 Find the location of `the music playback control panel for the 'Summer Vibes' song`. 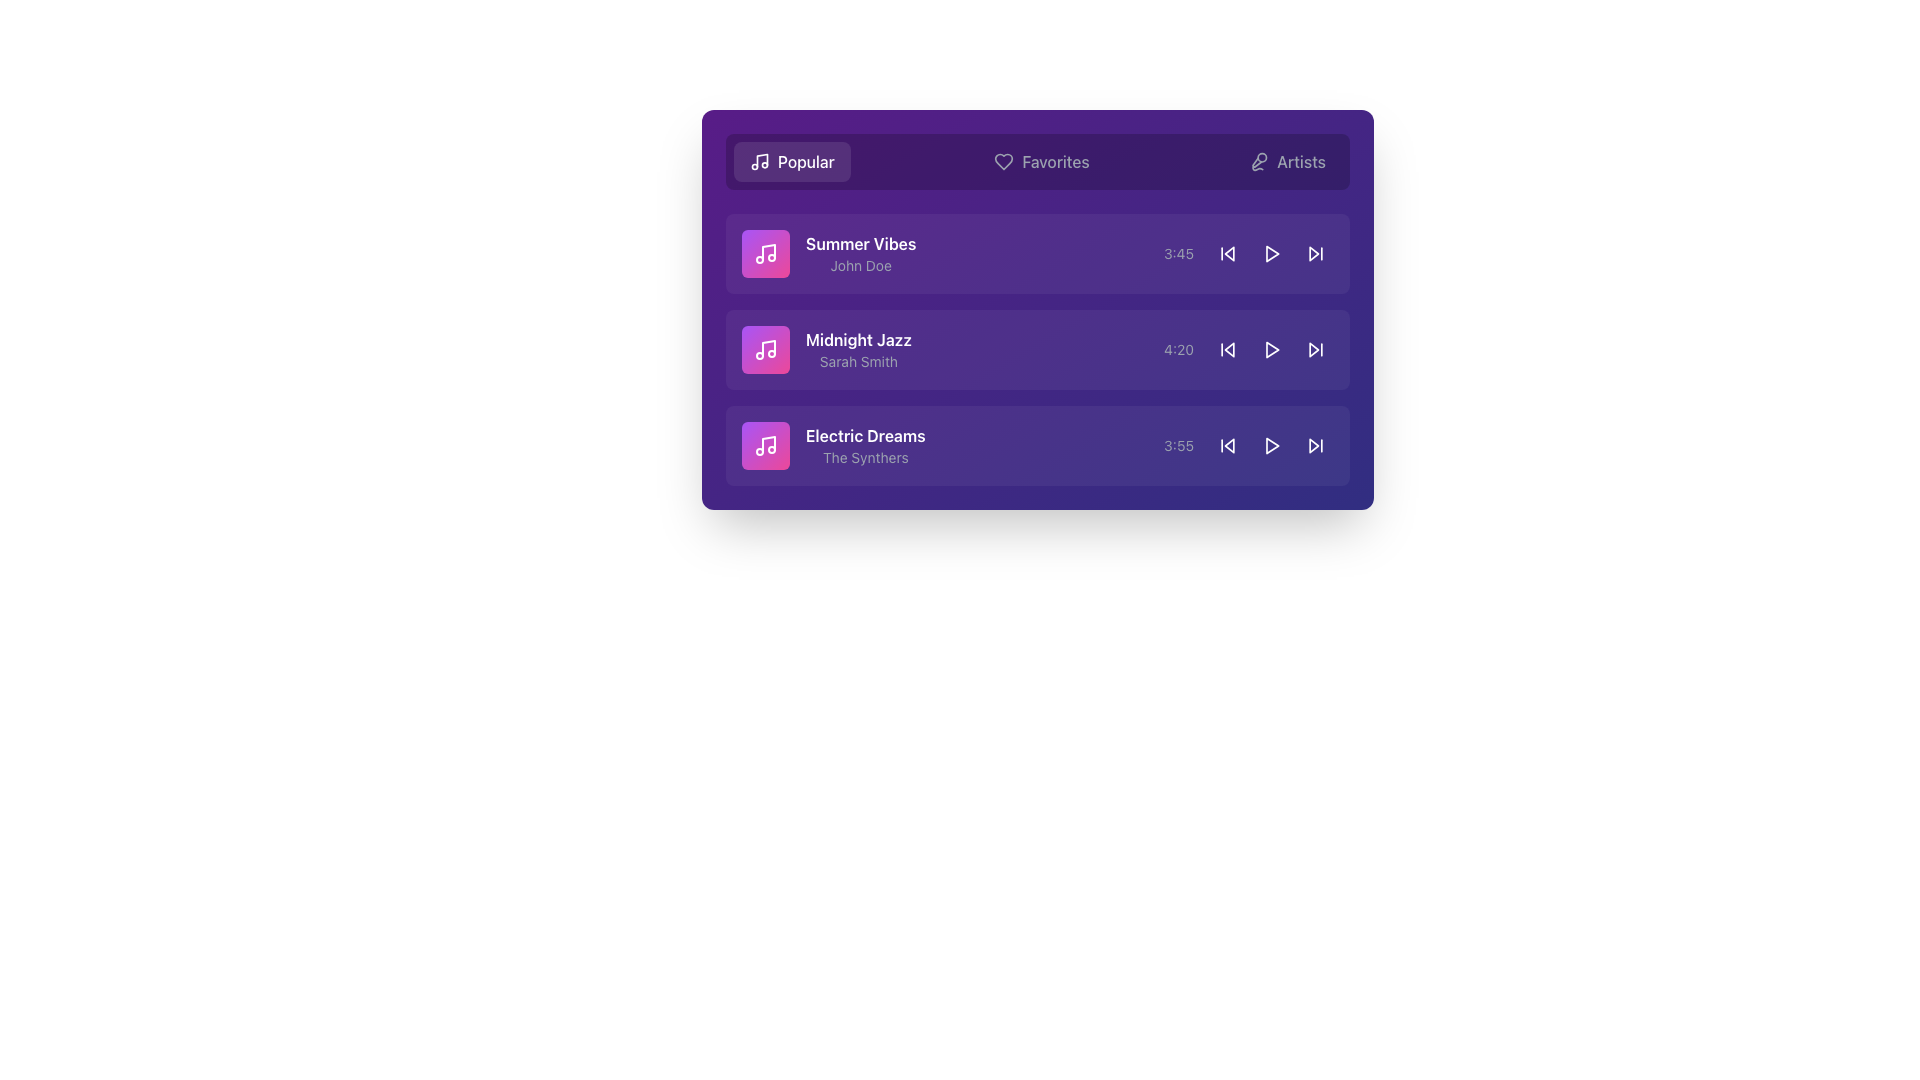

the music playback control panel for the 'Summer Vibes' song is located at coordinates (1247, 253).